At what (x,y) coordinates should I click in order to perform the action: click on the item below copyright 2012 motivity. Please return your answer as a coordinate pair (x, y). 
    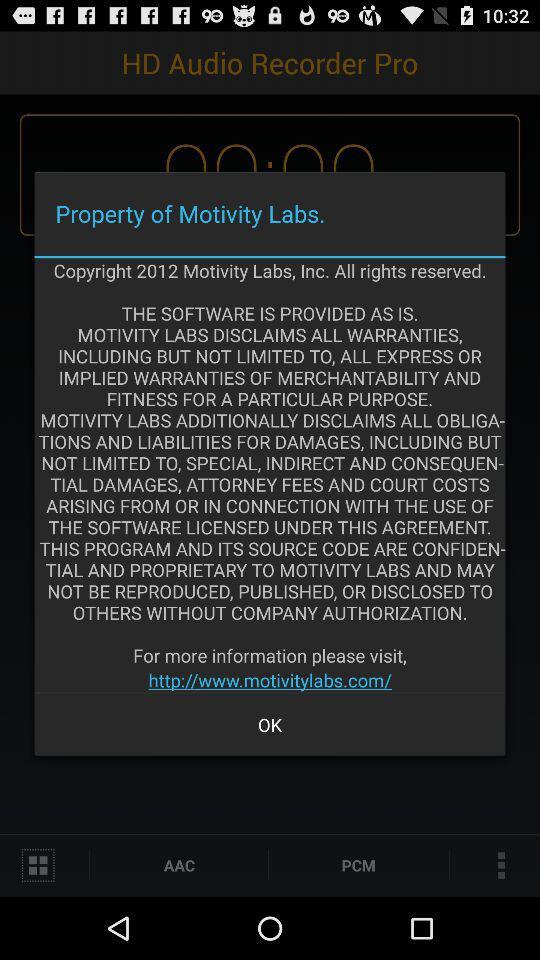
    Looking at the image, I should click on (270, 680).